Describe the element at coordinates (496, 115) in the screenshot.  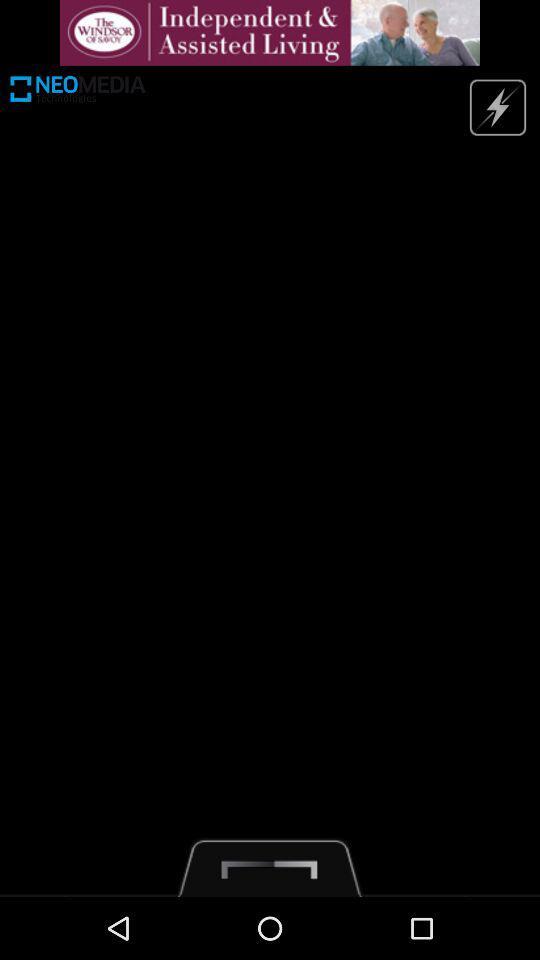
I see `the flash icon` at that location.